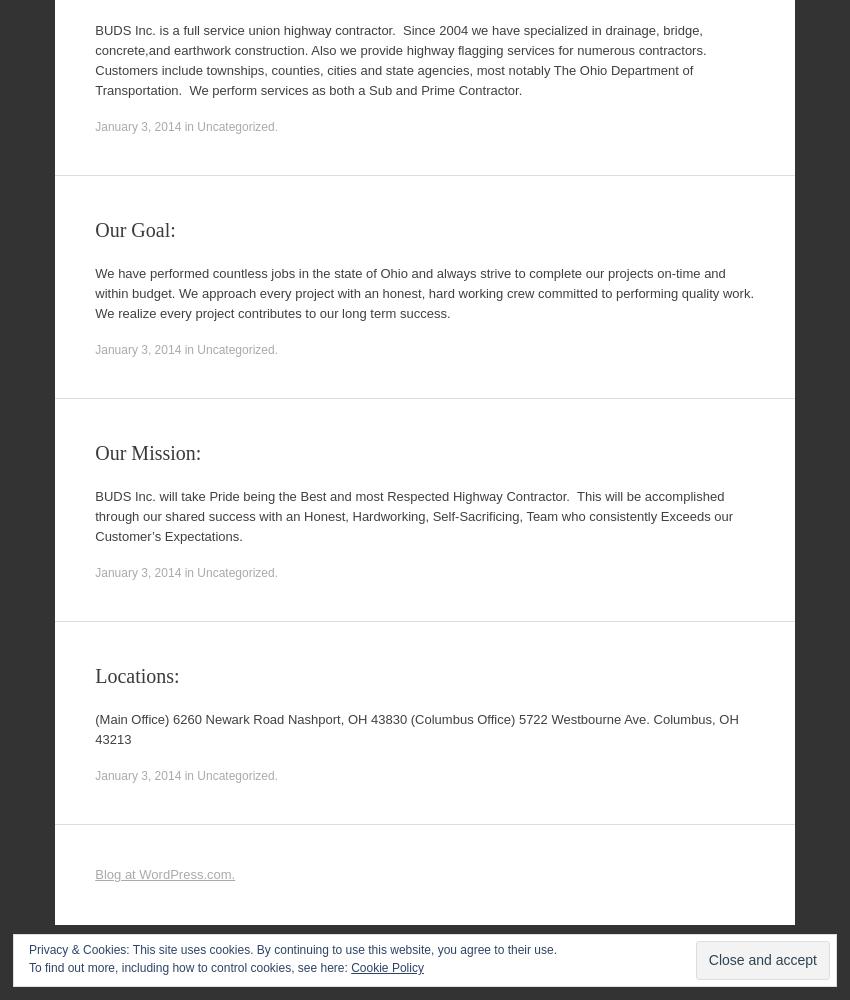 The width and height of the screenshot is (850, 1000). Describe the element at coordinates (94, 873) in the screenshot. I see `'Blog at WordPress.com.'` at that location.